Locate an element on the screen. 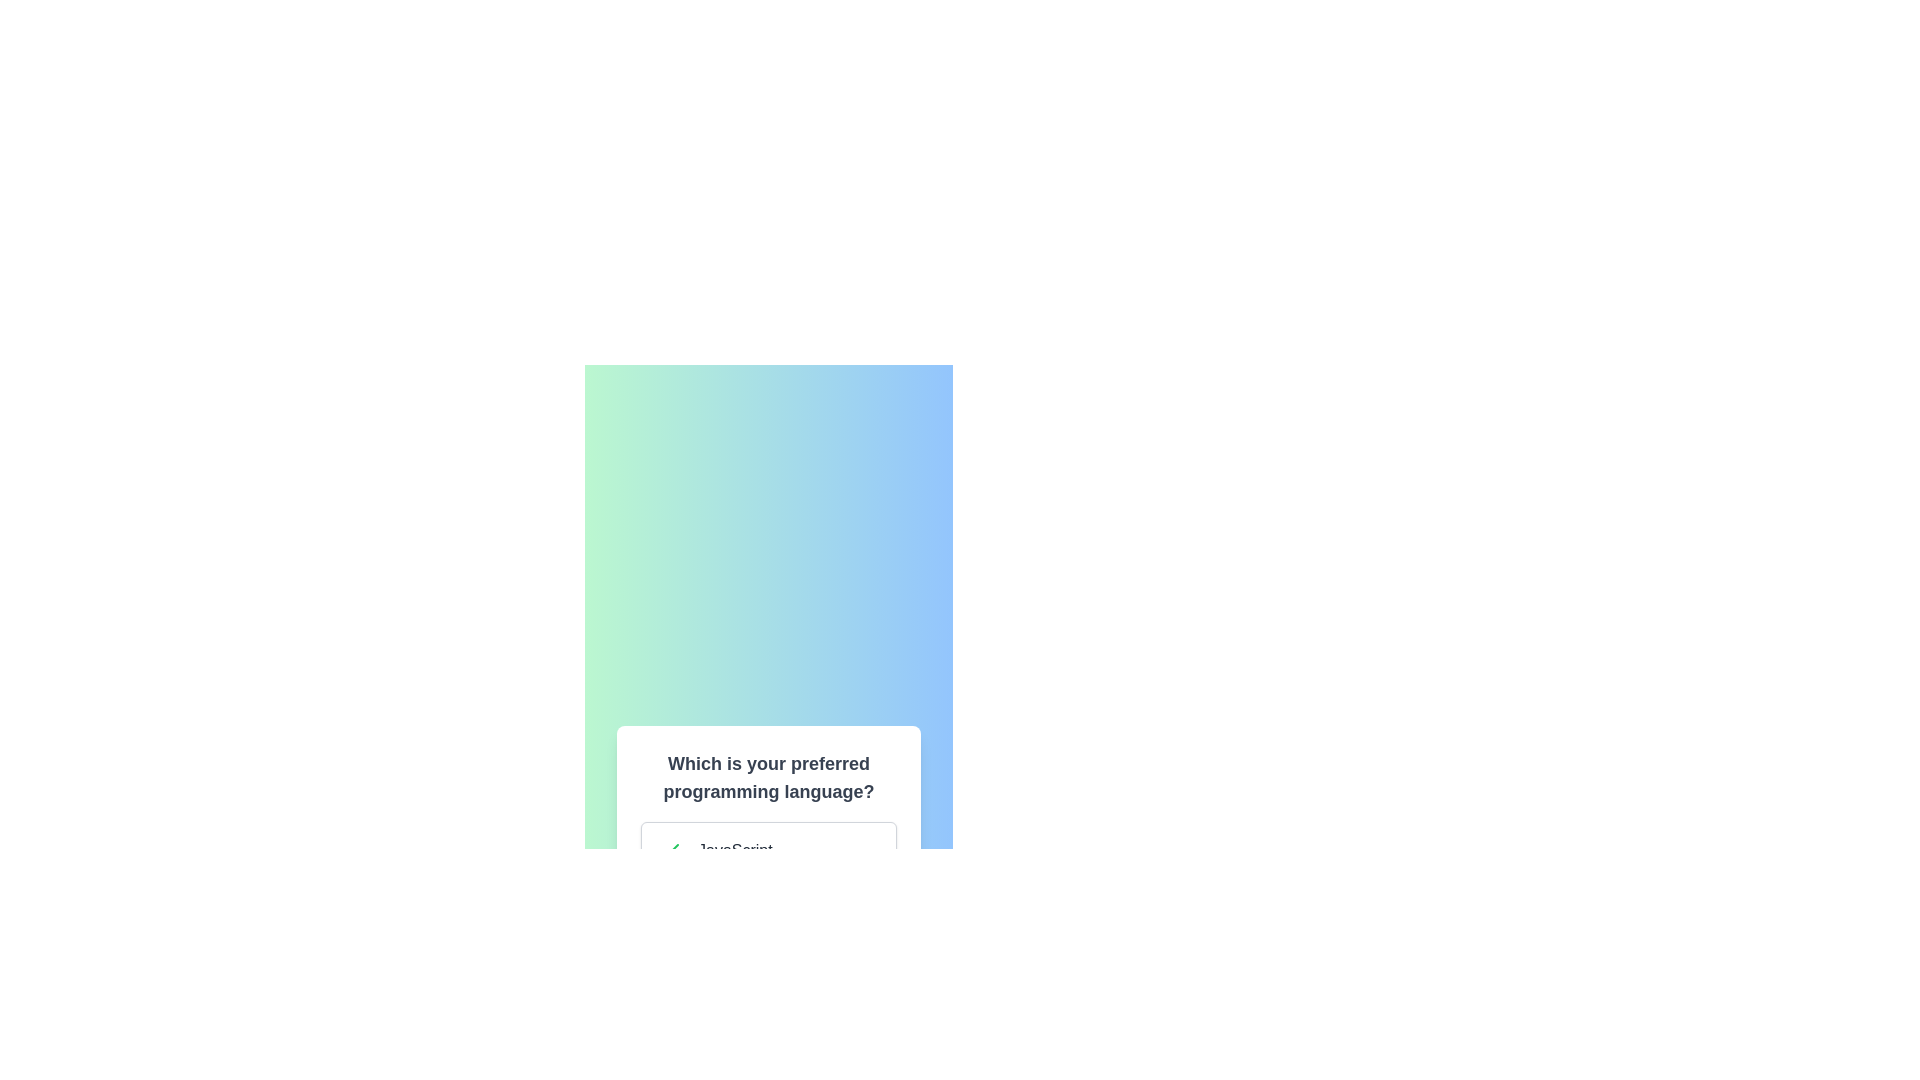 Image resolution: width=1920 pixels, height=1080 pixels. the second selectable option for the preferred programming language, which is located beneath the 'JavaScript' option and above the 'Rust' option is located at coordinates (767, 917).